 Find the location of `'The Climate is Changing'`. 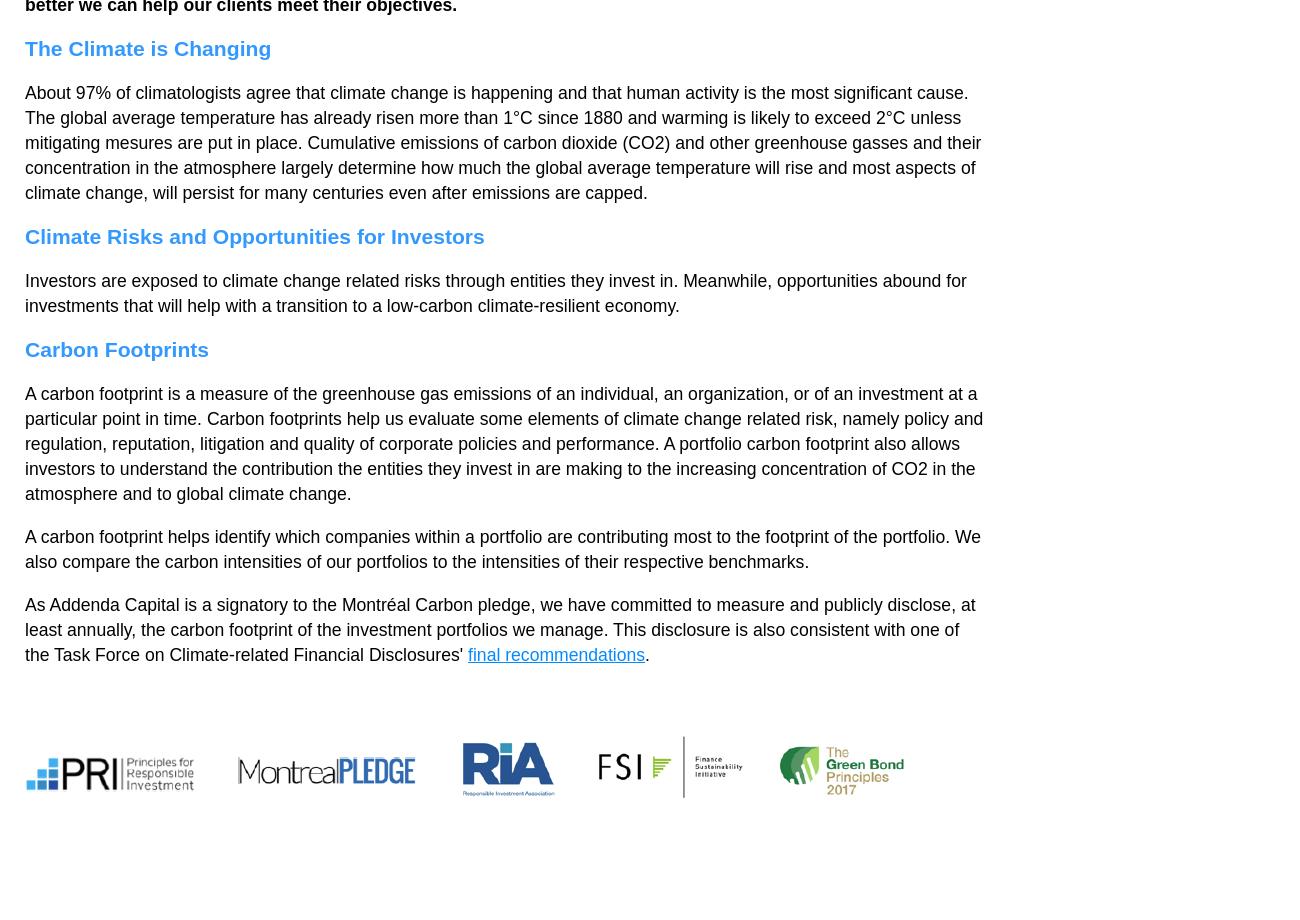

'The Climate is Changing' is located at coordinates (146, 48).